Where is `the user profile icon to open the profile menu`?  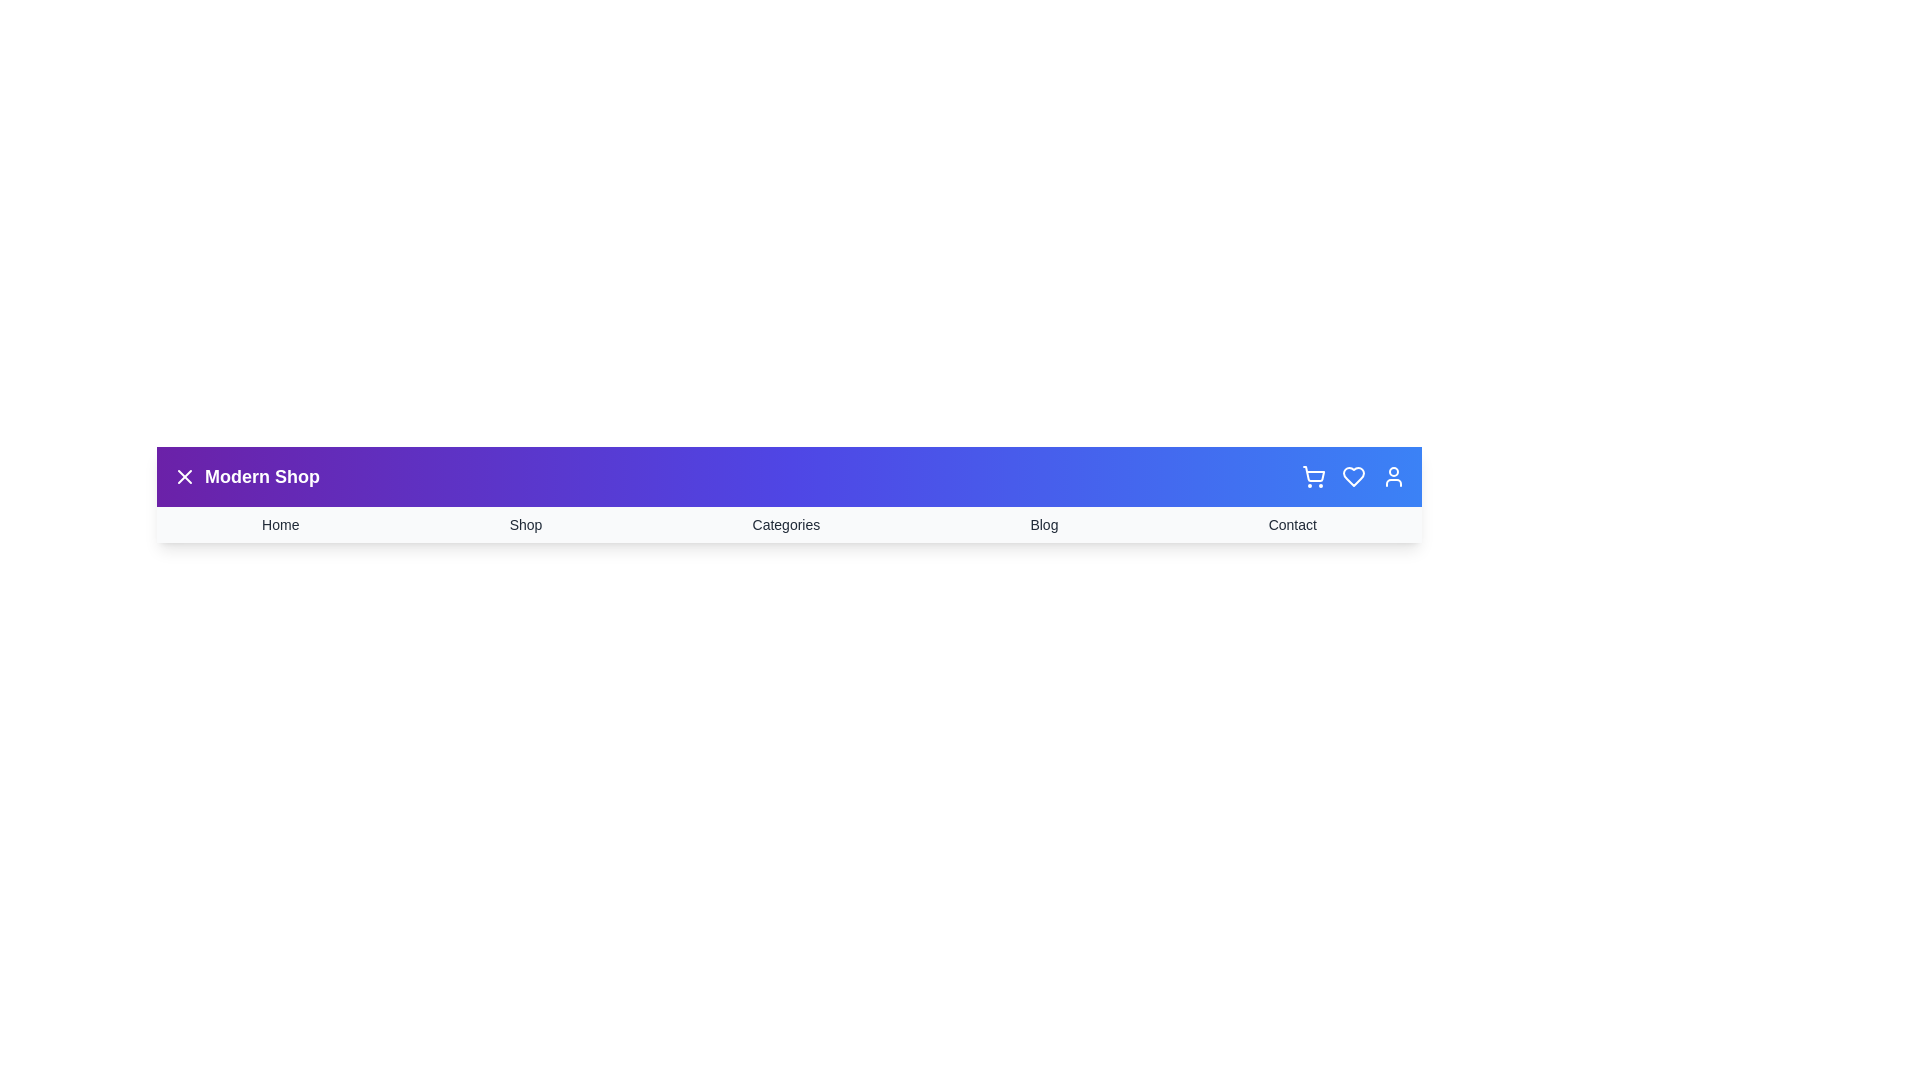
the user profile icon to open the profile menu is located at coordinates (1392, 477).